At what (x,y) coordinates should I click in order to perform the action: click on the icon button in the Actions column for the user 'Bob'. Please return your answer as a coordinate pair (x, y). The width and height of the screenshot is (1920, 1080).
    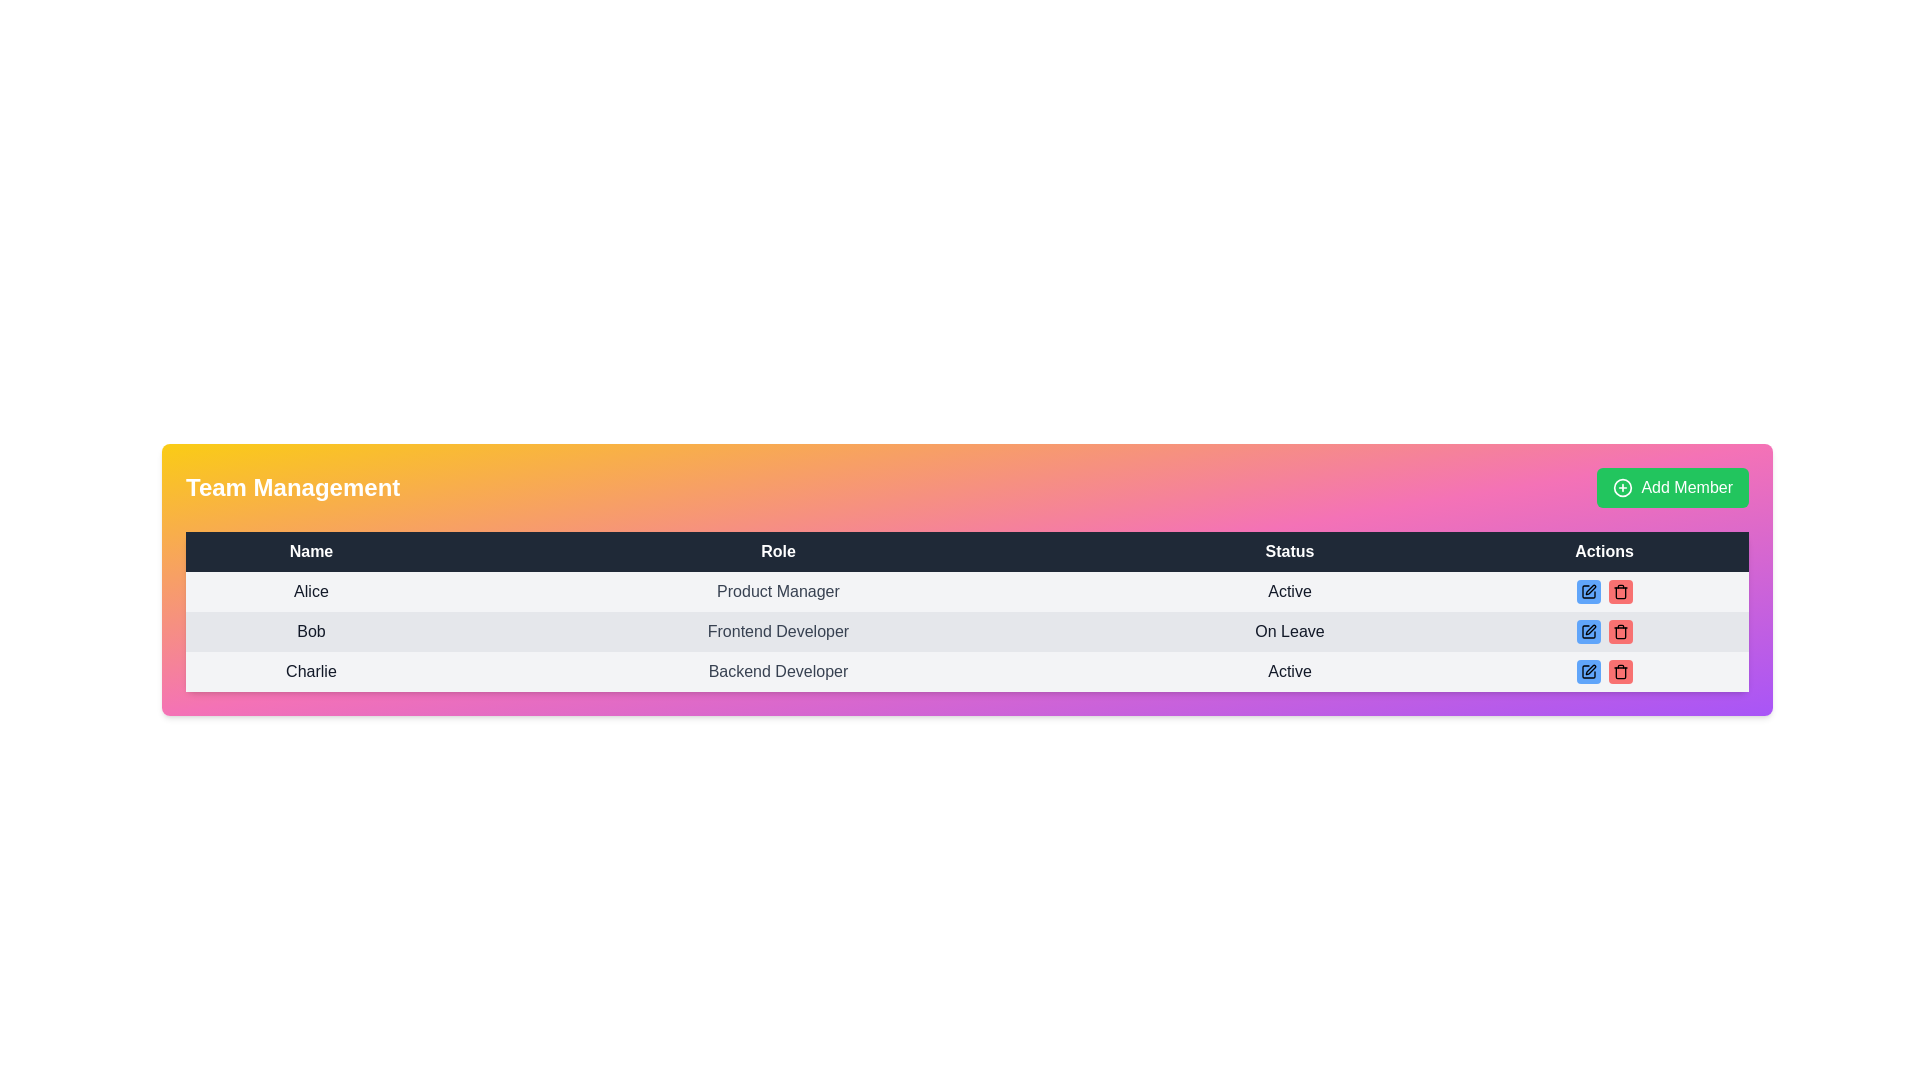
    Looking at the image, I should click on (1587, 671).